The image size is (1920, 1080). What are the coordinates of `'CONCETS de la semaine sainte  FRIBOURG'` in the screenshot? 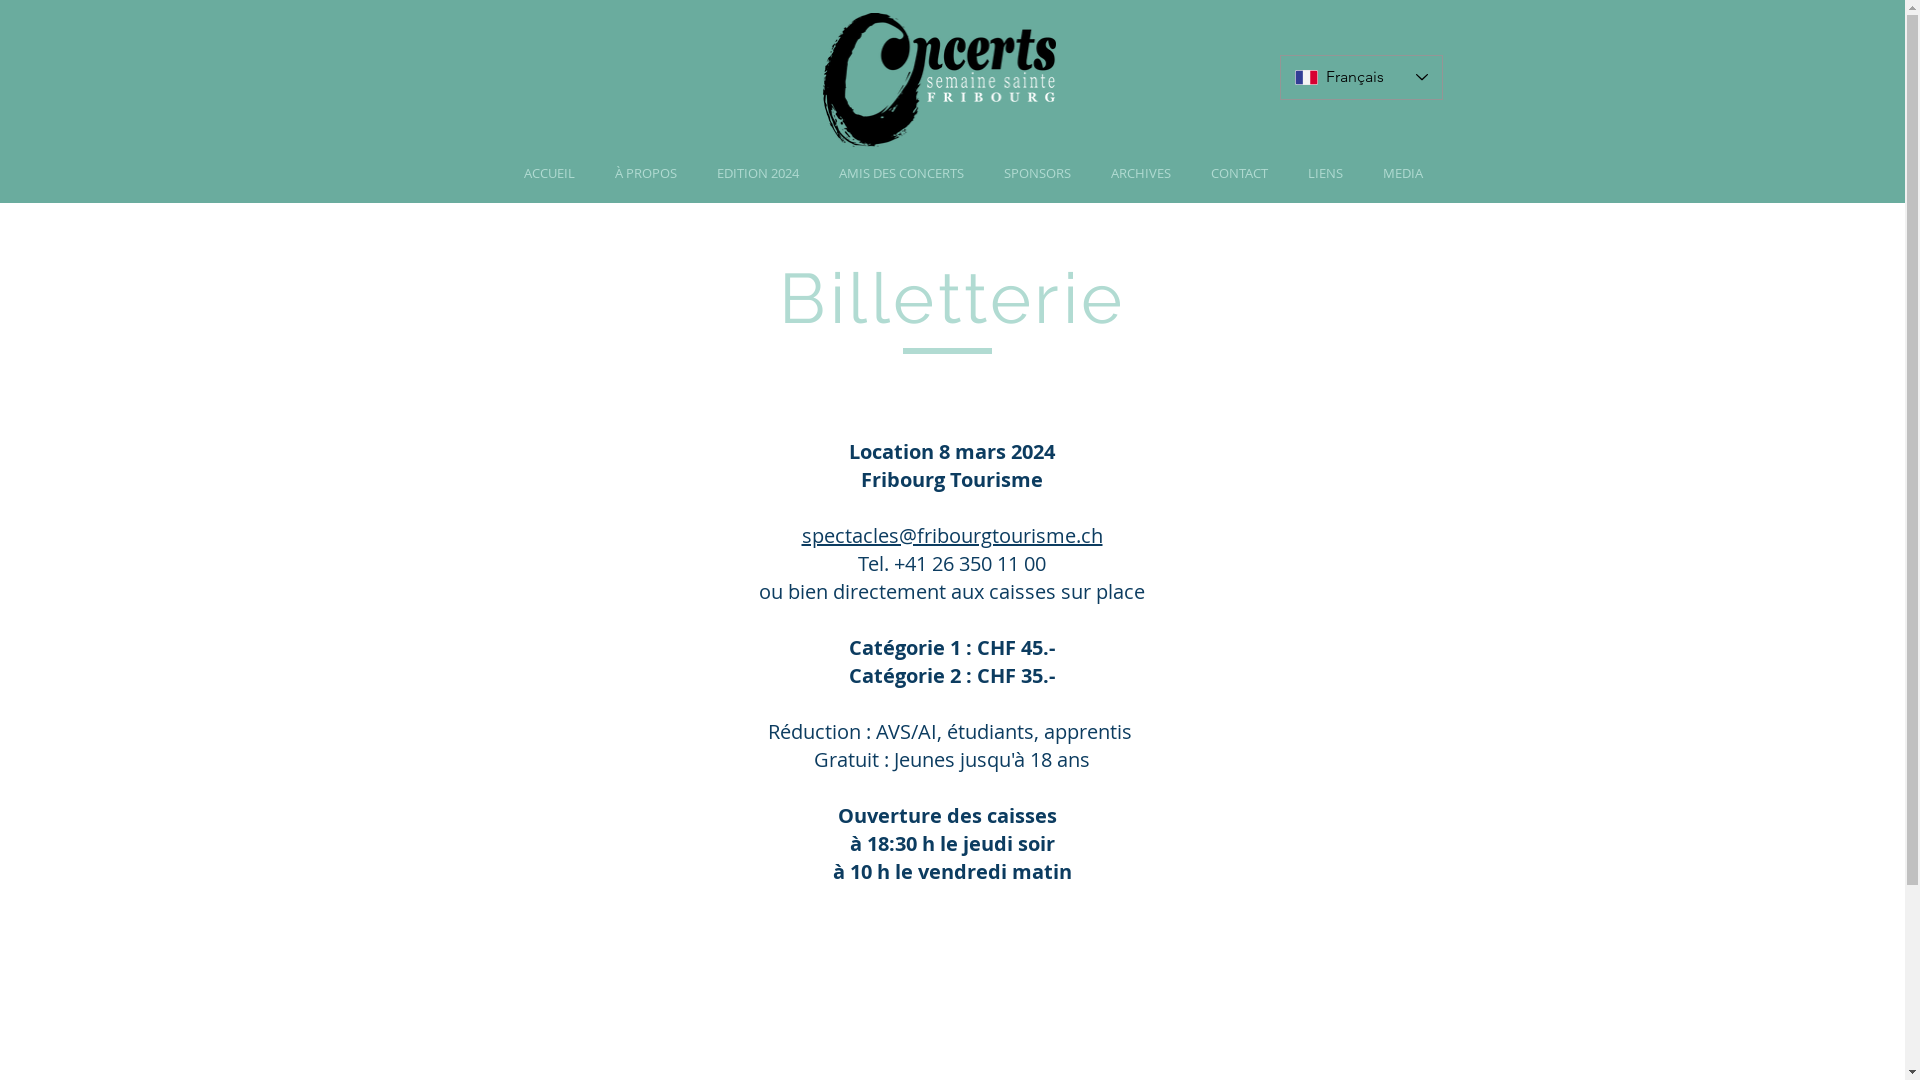 It's located at (937, 82).